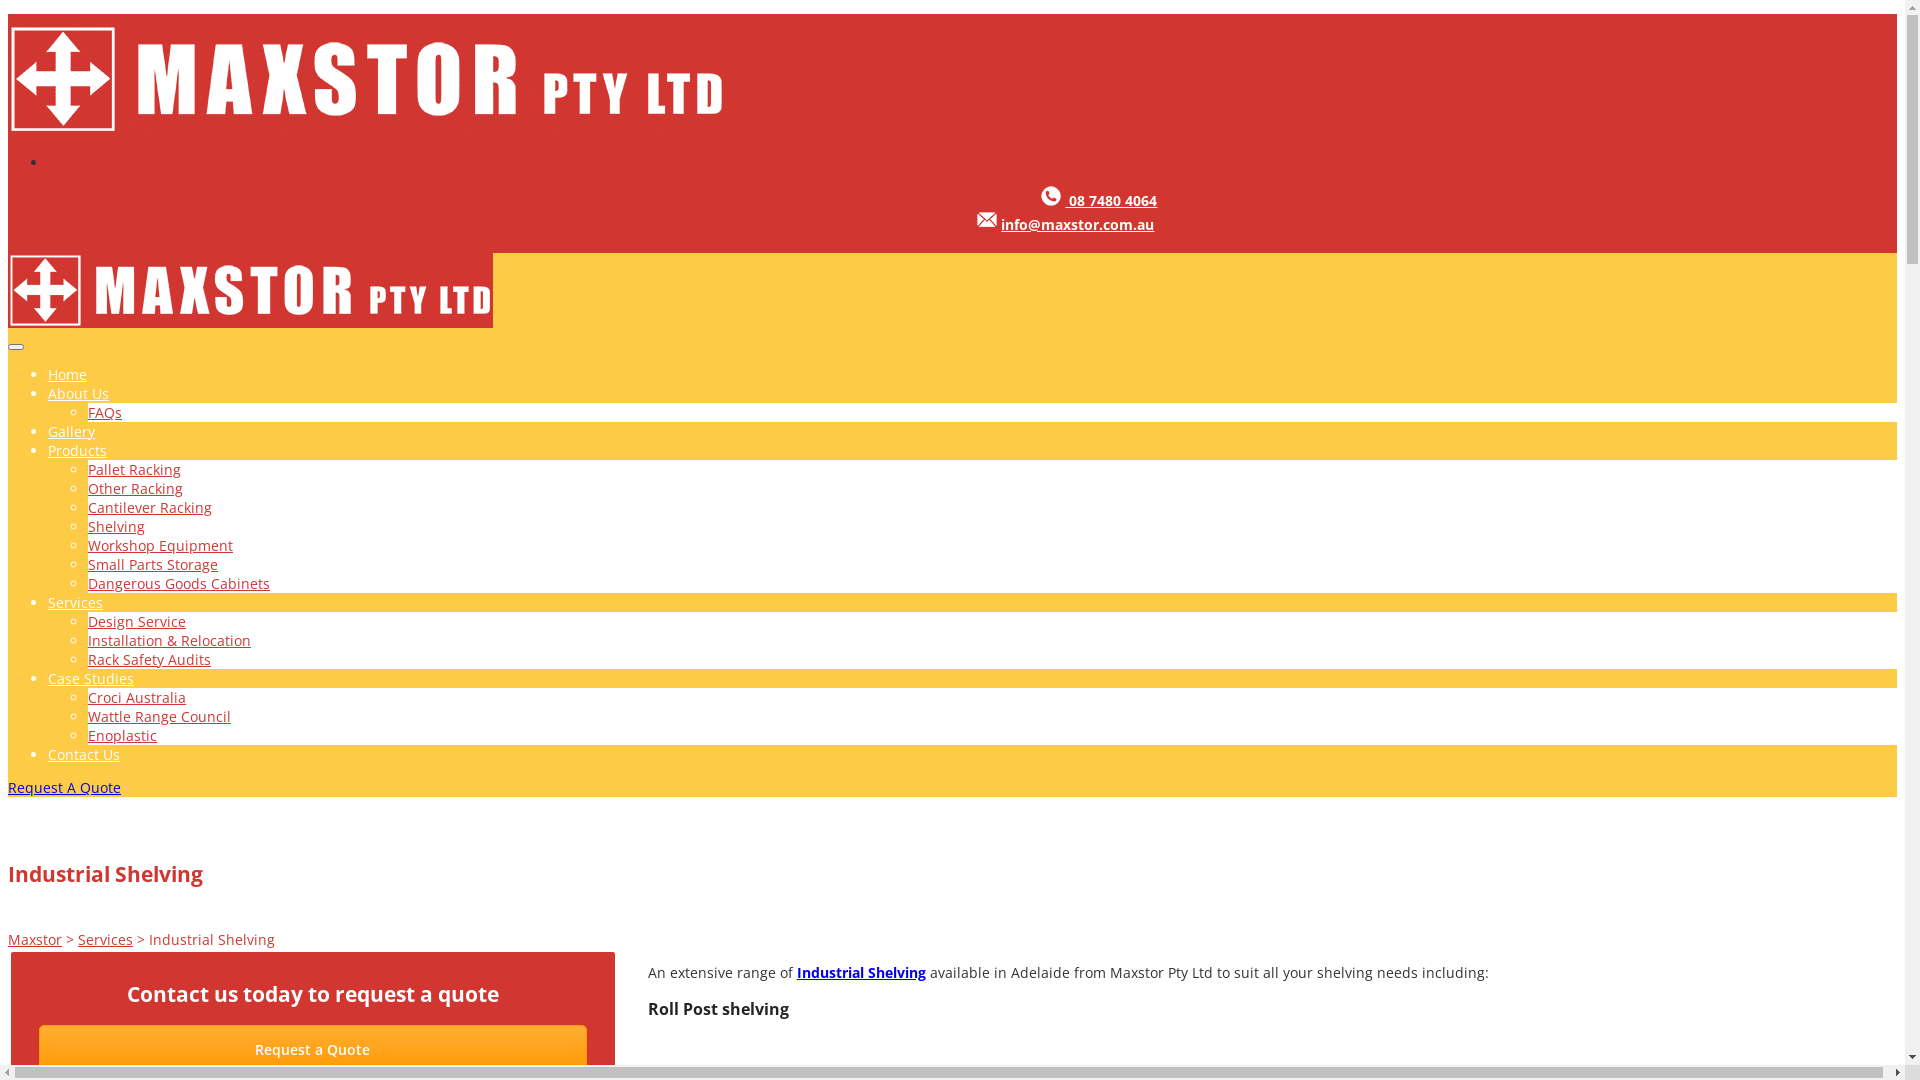  I want to click on 'Wattle Range Council', so click(158, 715).